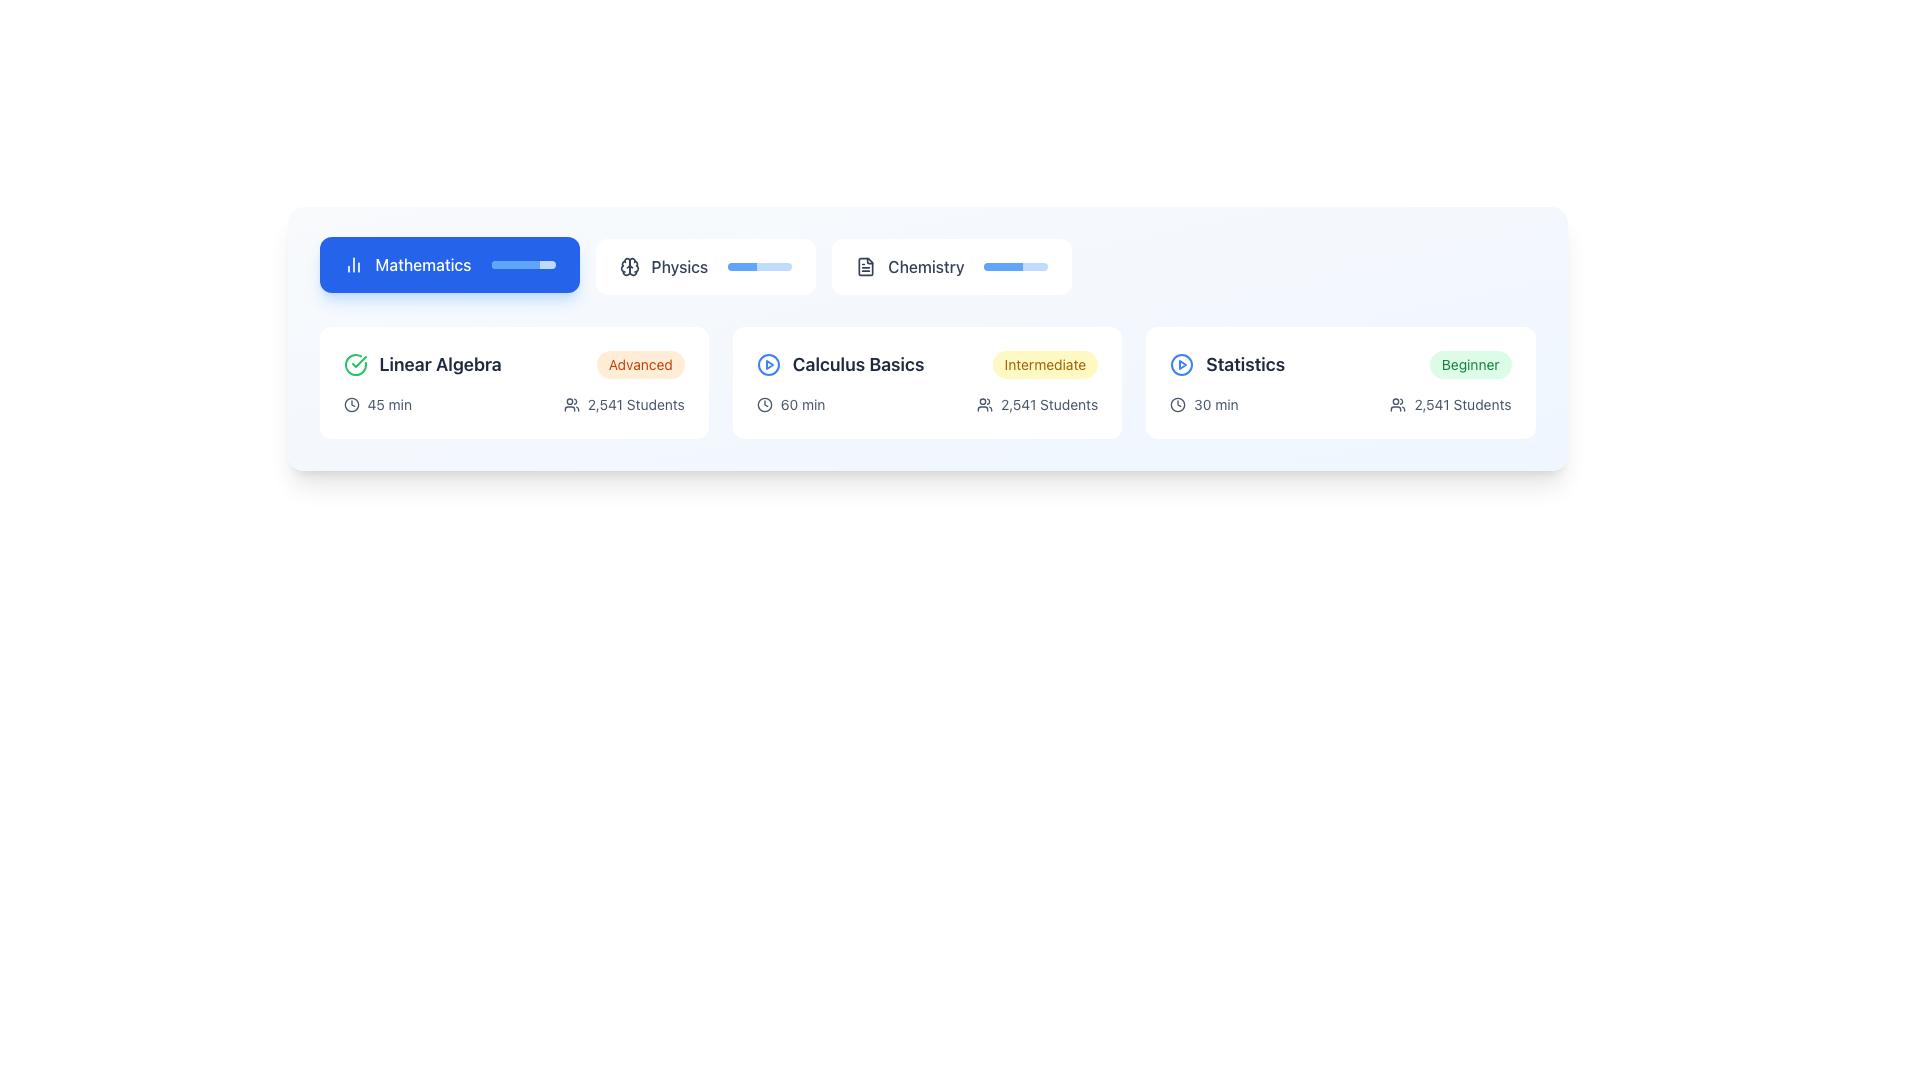 This screenshot has width=1920, height=1080. Describe the element at coordinates (926, 382) in the screenshot. I see `the 'Calculus Basics' course card in the course selection interface, which provides an overview including the course name, difficulty, duration, and number of enrolled students` at that location.